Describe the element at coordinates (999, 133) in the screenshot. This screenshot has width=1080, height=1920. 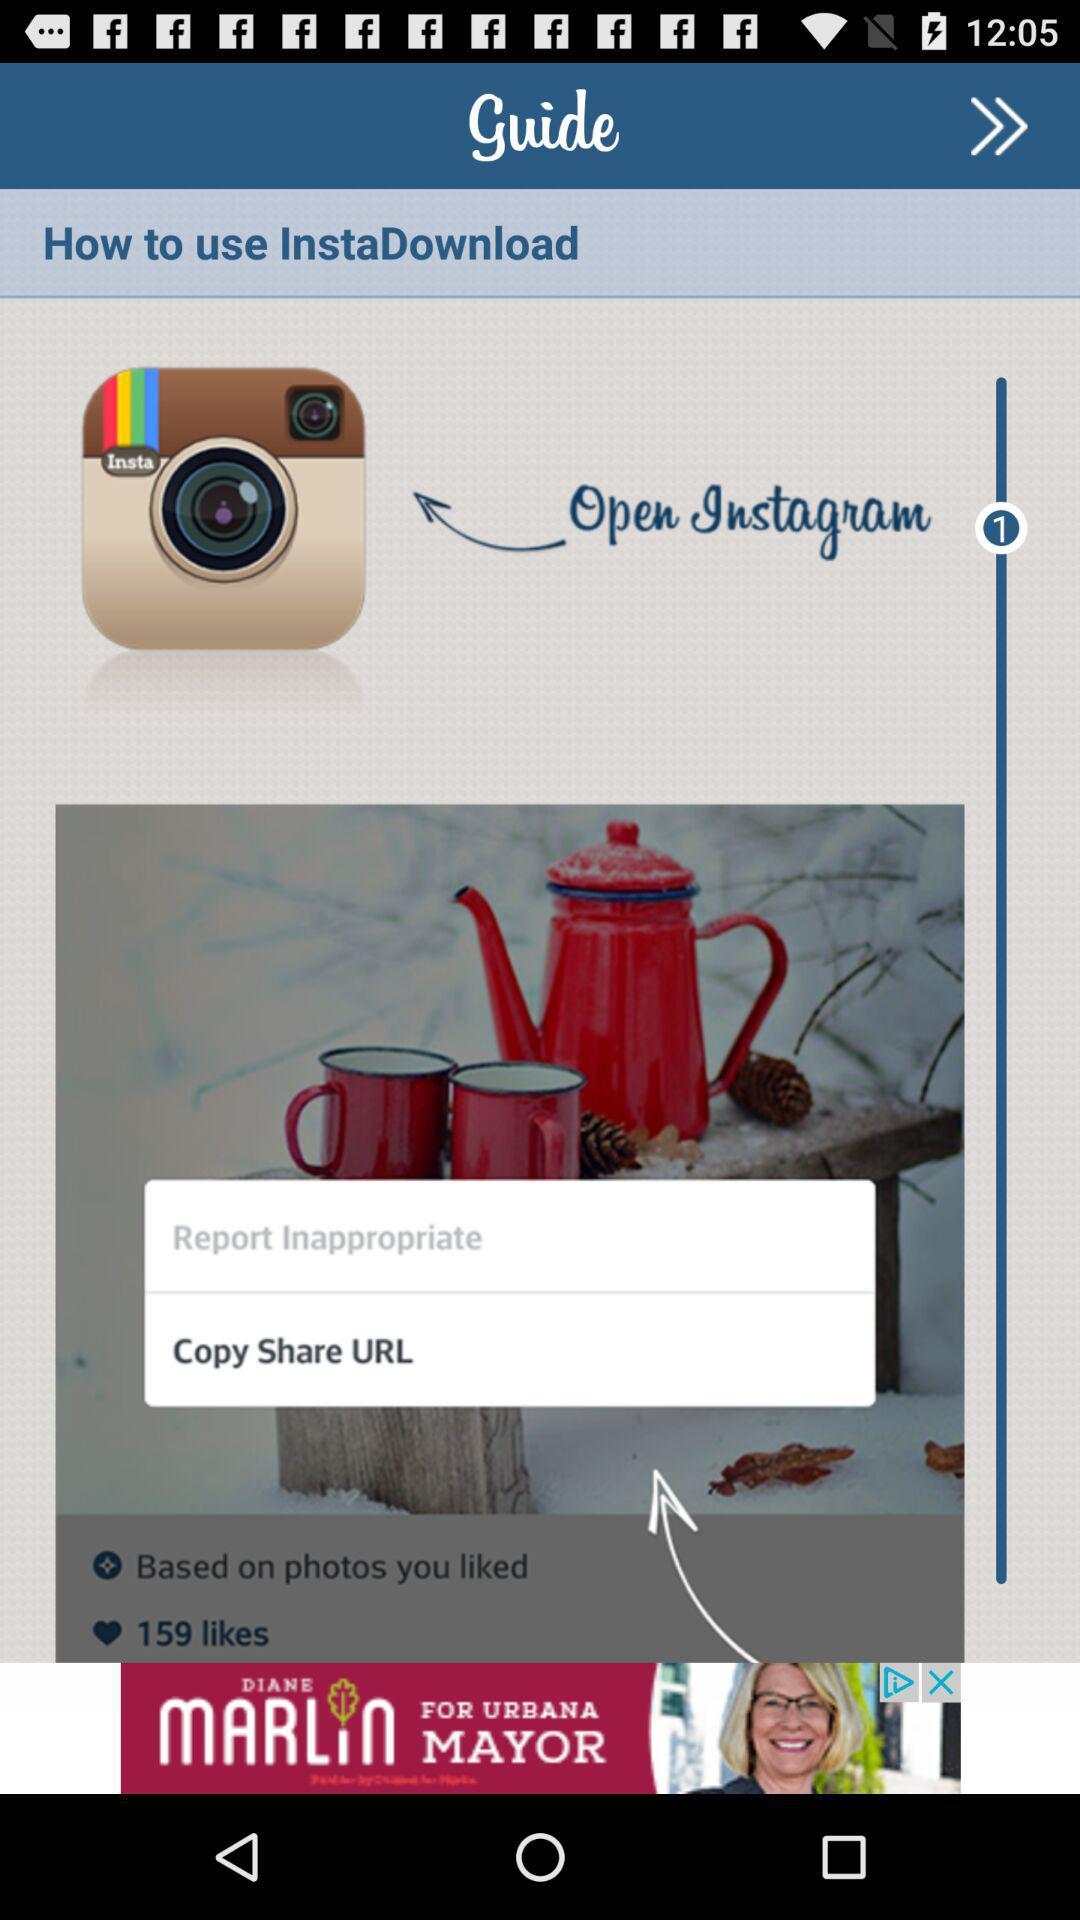
I see `the av_forward icon` at that location.